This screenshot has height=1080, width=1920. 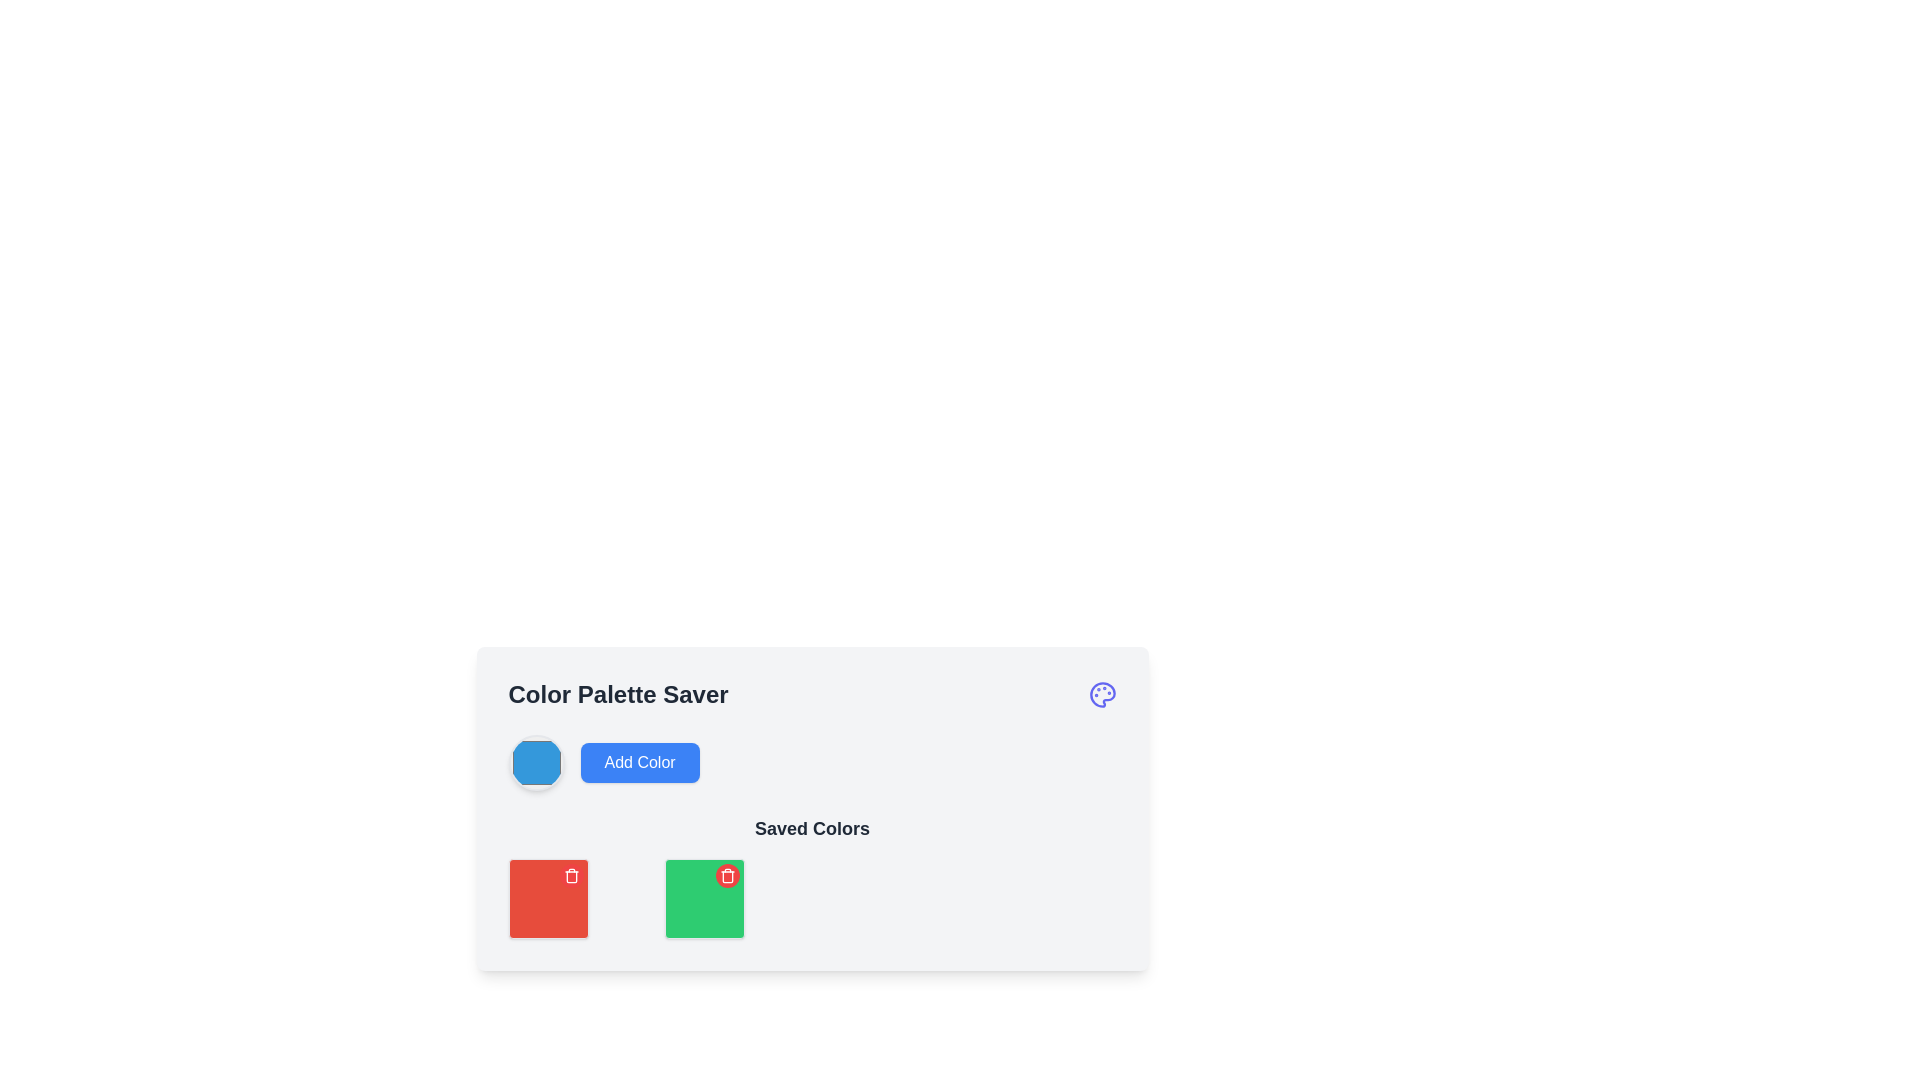 I want to click on the color palette icon located at the top-right corner of the 'Color Palette Saver' section, so click(x=1101, y=693).